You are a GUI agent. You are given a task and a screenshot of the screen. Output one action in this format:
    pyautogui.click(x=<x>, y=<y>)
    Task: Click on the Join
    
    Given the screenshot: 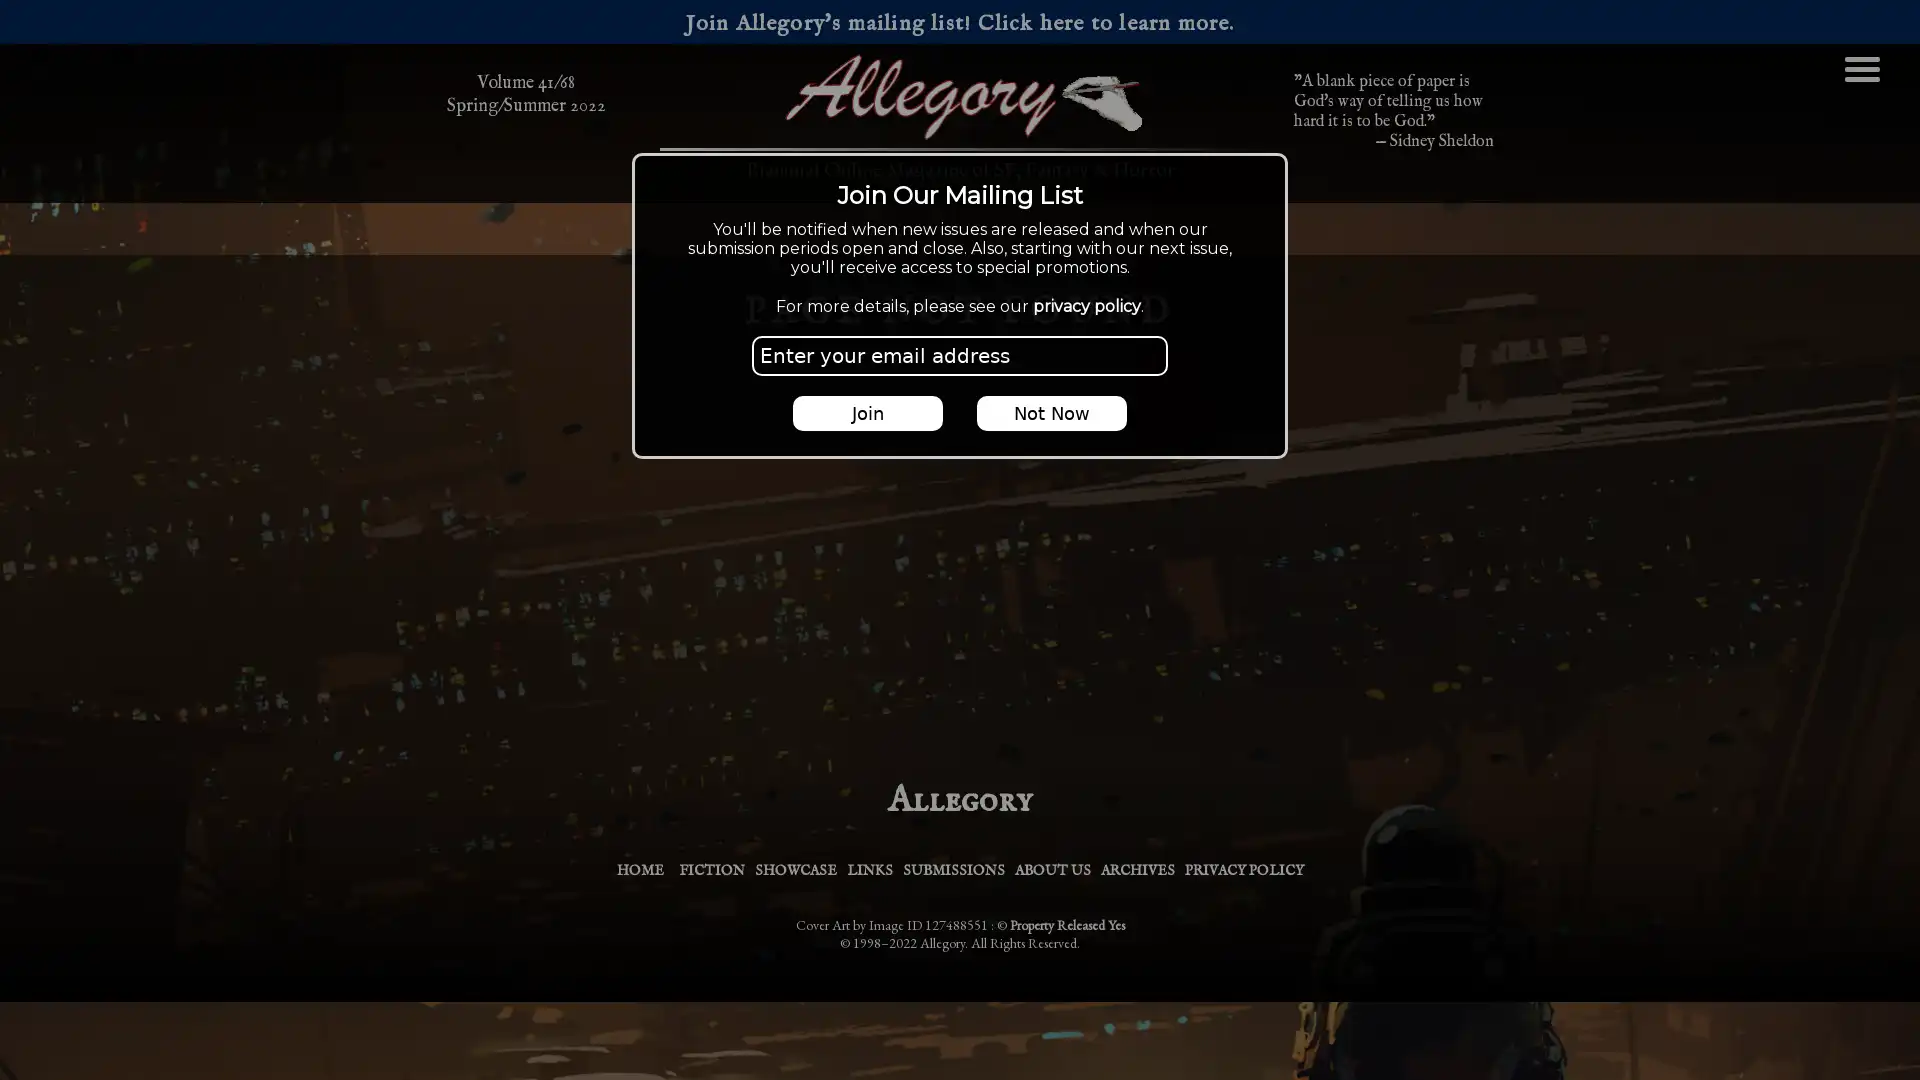 What is the action you would take?
    pyautogui.click(x=868, y=412)
    